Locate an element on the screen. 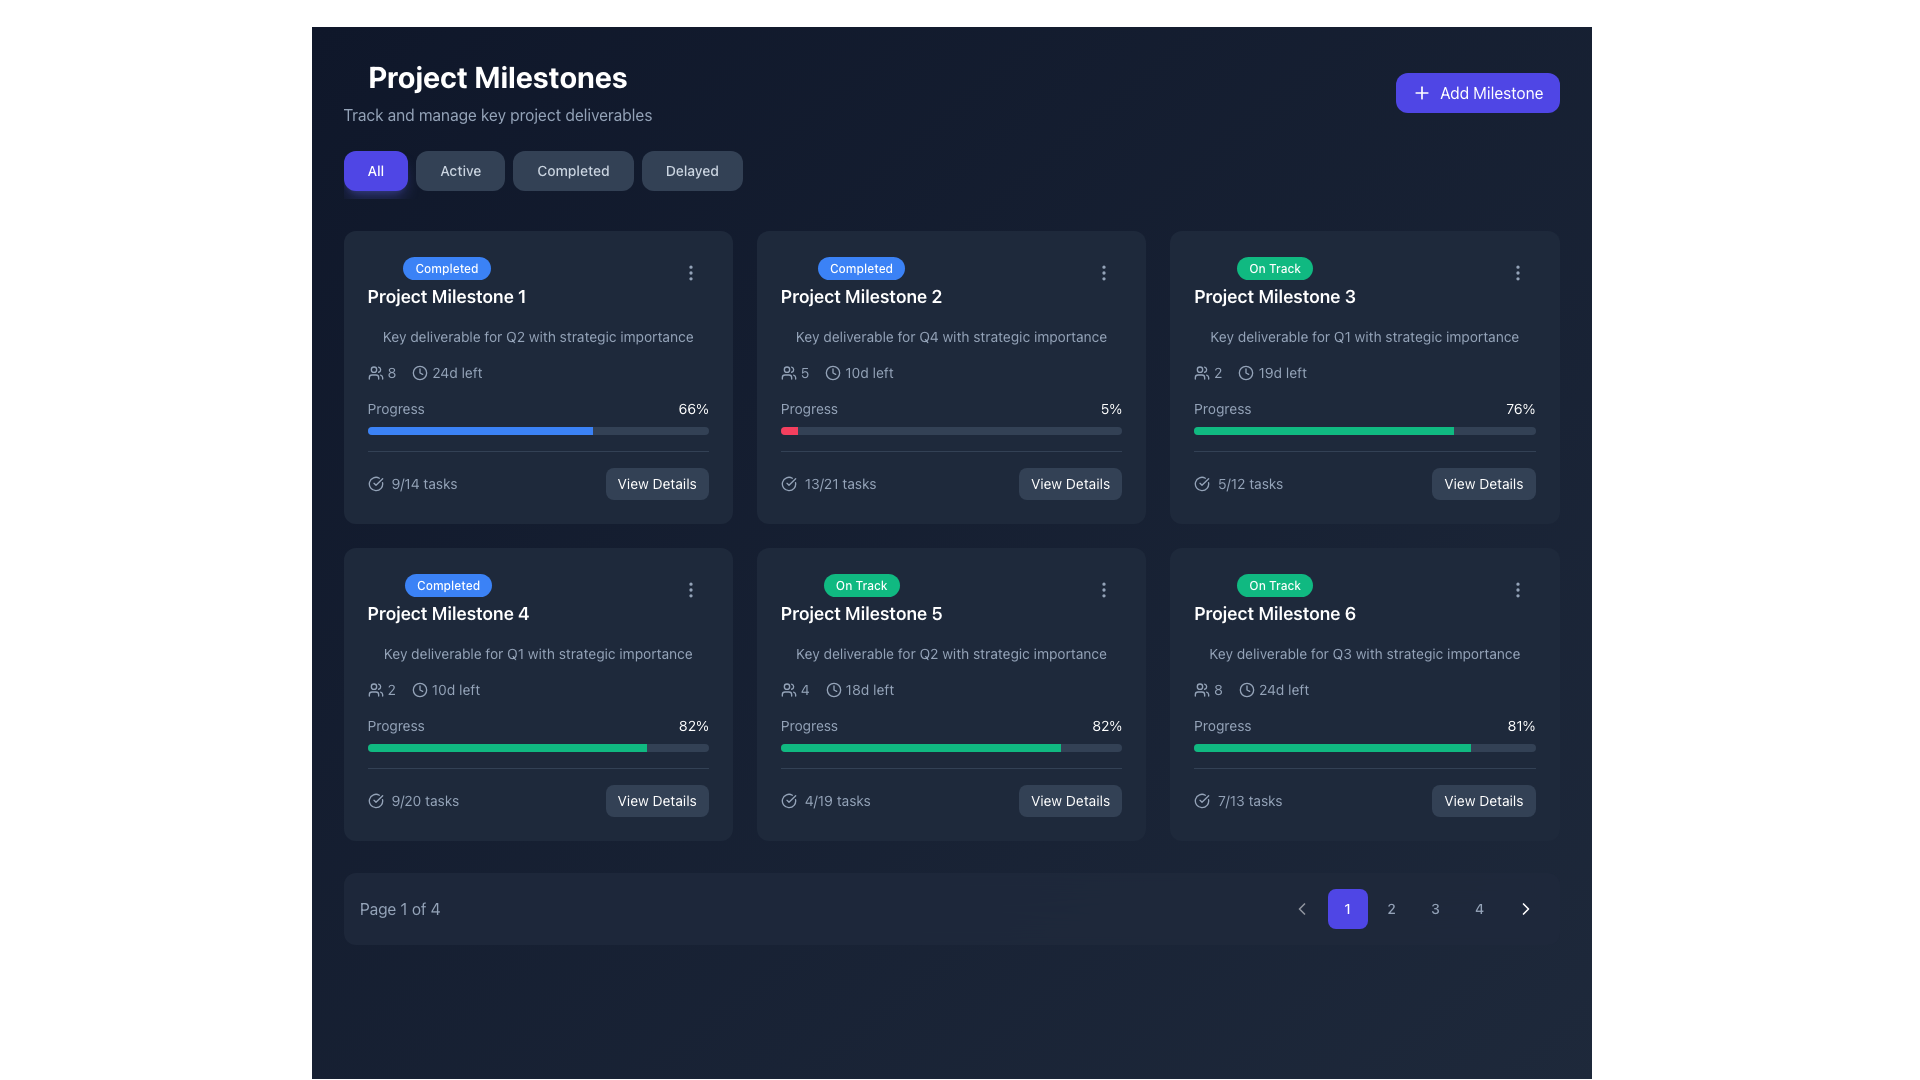 The height and width of the screenshot is (1080, 1920). the progress bar located below the text 'Progress' and '5%' in the second card of the grid layout under the title 'Project Milestone 2' is located at coordinates (950, 430).